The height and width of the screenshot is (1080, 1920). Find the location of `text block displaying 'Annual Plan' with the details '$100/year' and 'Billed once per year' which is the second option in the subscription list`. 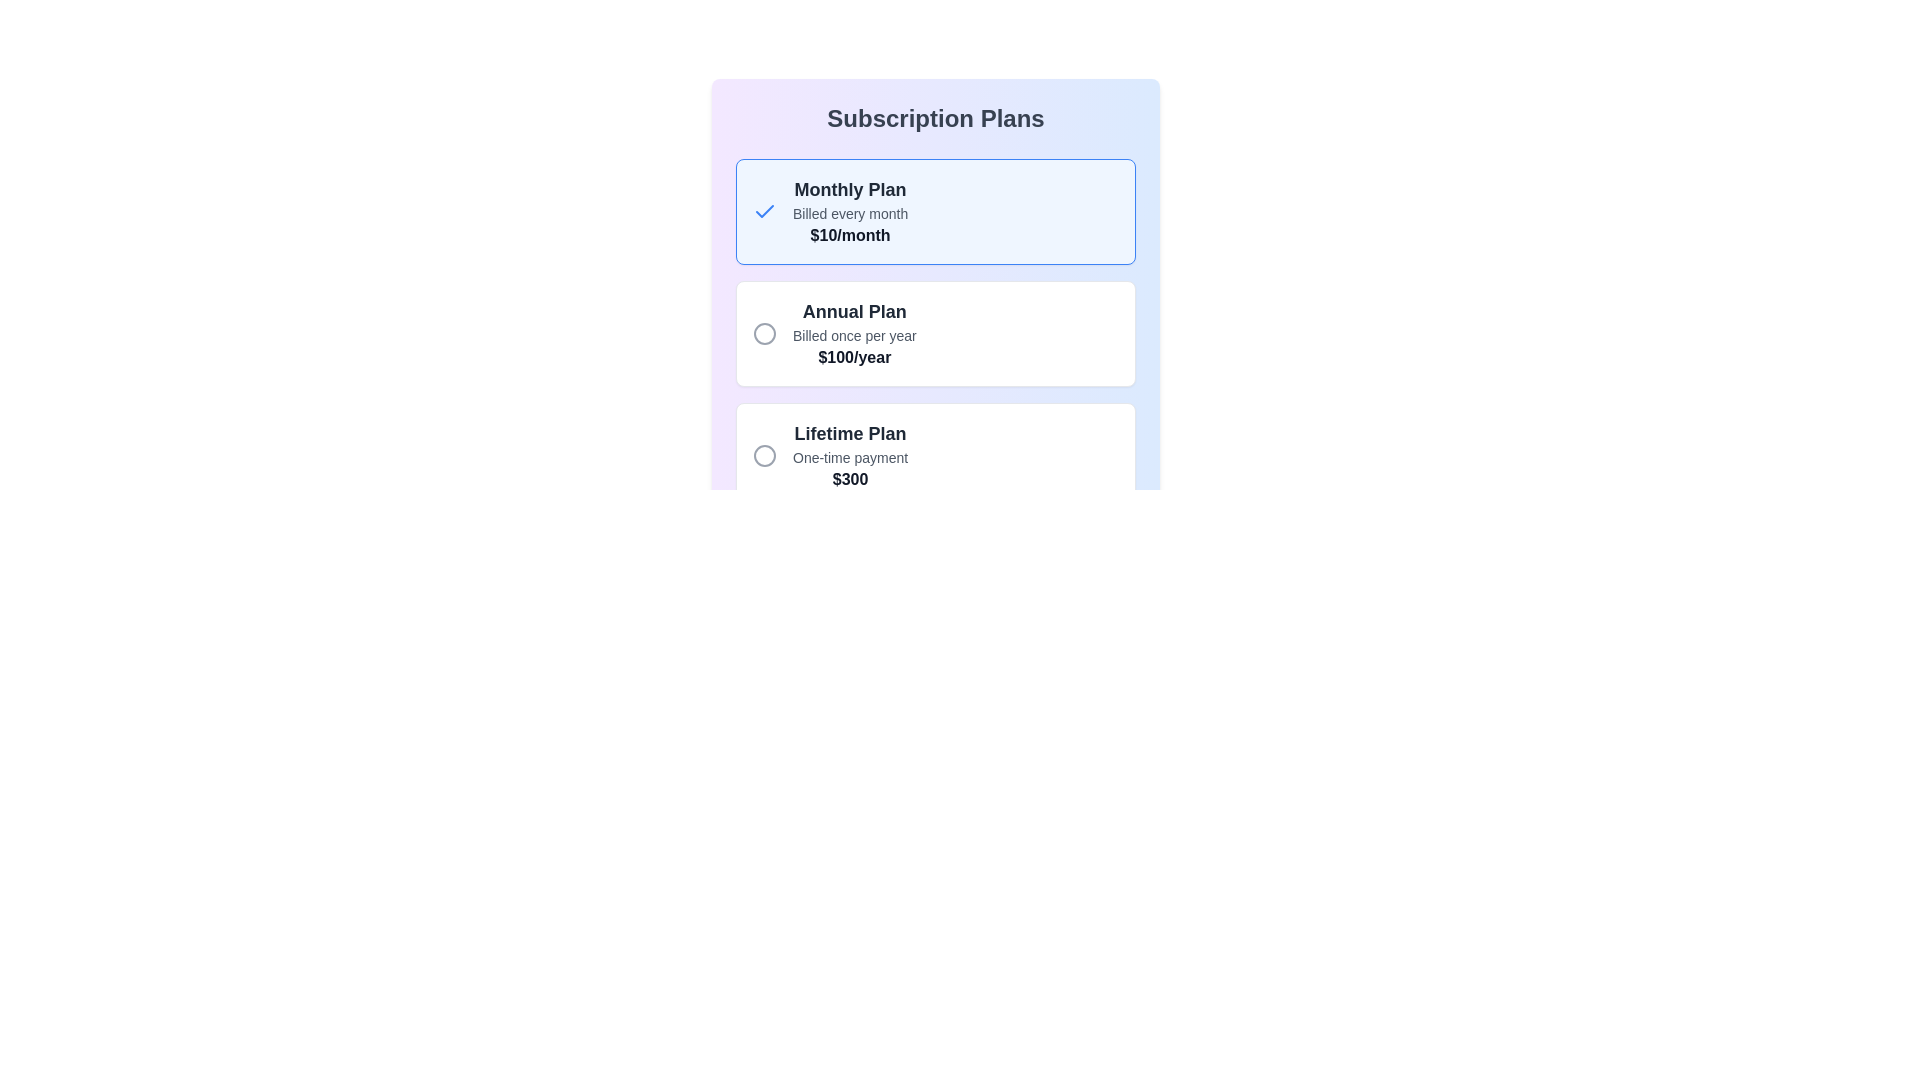

text block displaying 'Annual Plan' with the details '$100/year' and 'Billed once per year' which is the second option in the subscription list is located at coordinates (854, 333).